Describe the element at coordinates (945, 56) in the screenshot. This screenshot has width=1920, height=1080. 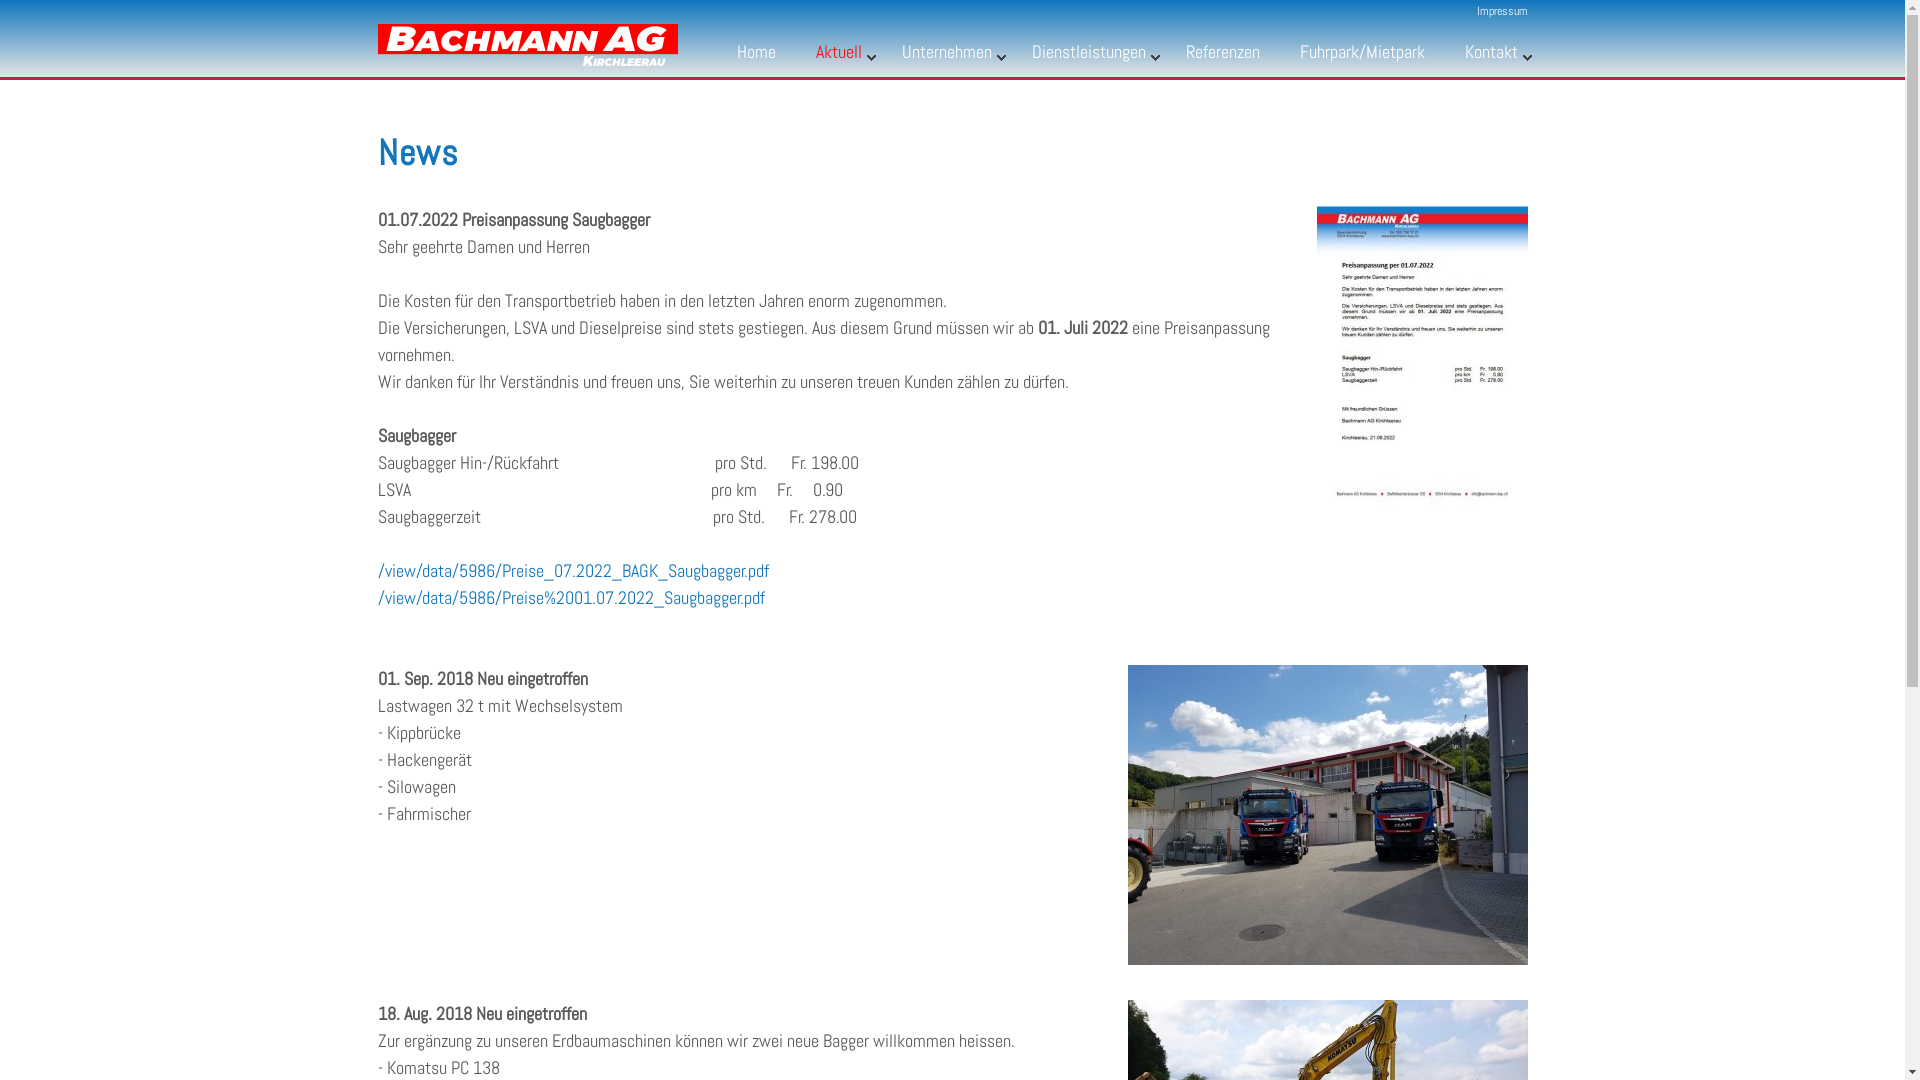
I see `'Unternehmen'` at that location.